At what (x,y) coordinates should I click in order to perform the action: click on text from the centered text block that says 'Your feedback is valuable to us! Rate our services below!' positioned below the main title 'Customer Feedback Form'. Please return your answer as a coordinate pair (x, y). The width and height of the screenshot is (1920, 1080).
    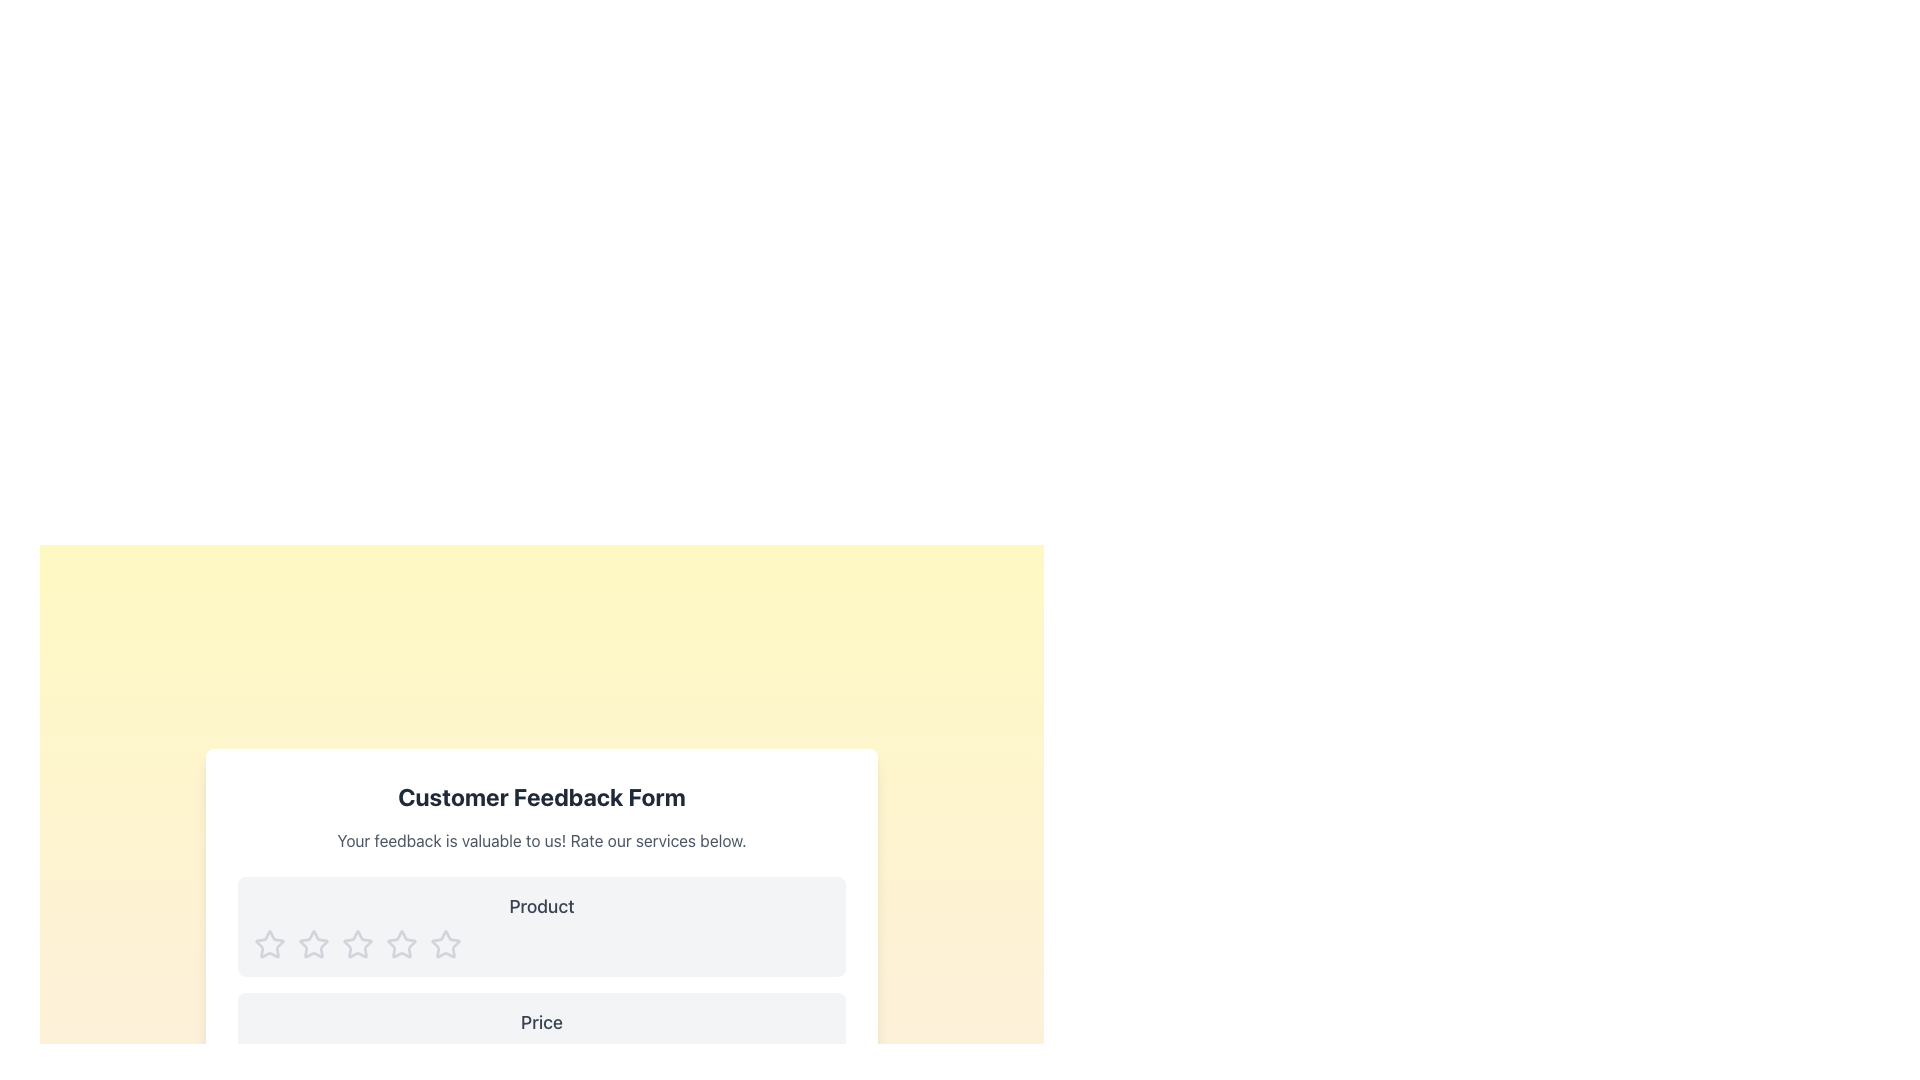
    Looking at the image, I should click on (542, 840).